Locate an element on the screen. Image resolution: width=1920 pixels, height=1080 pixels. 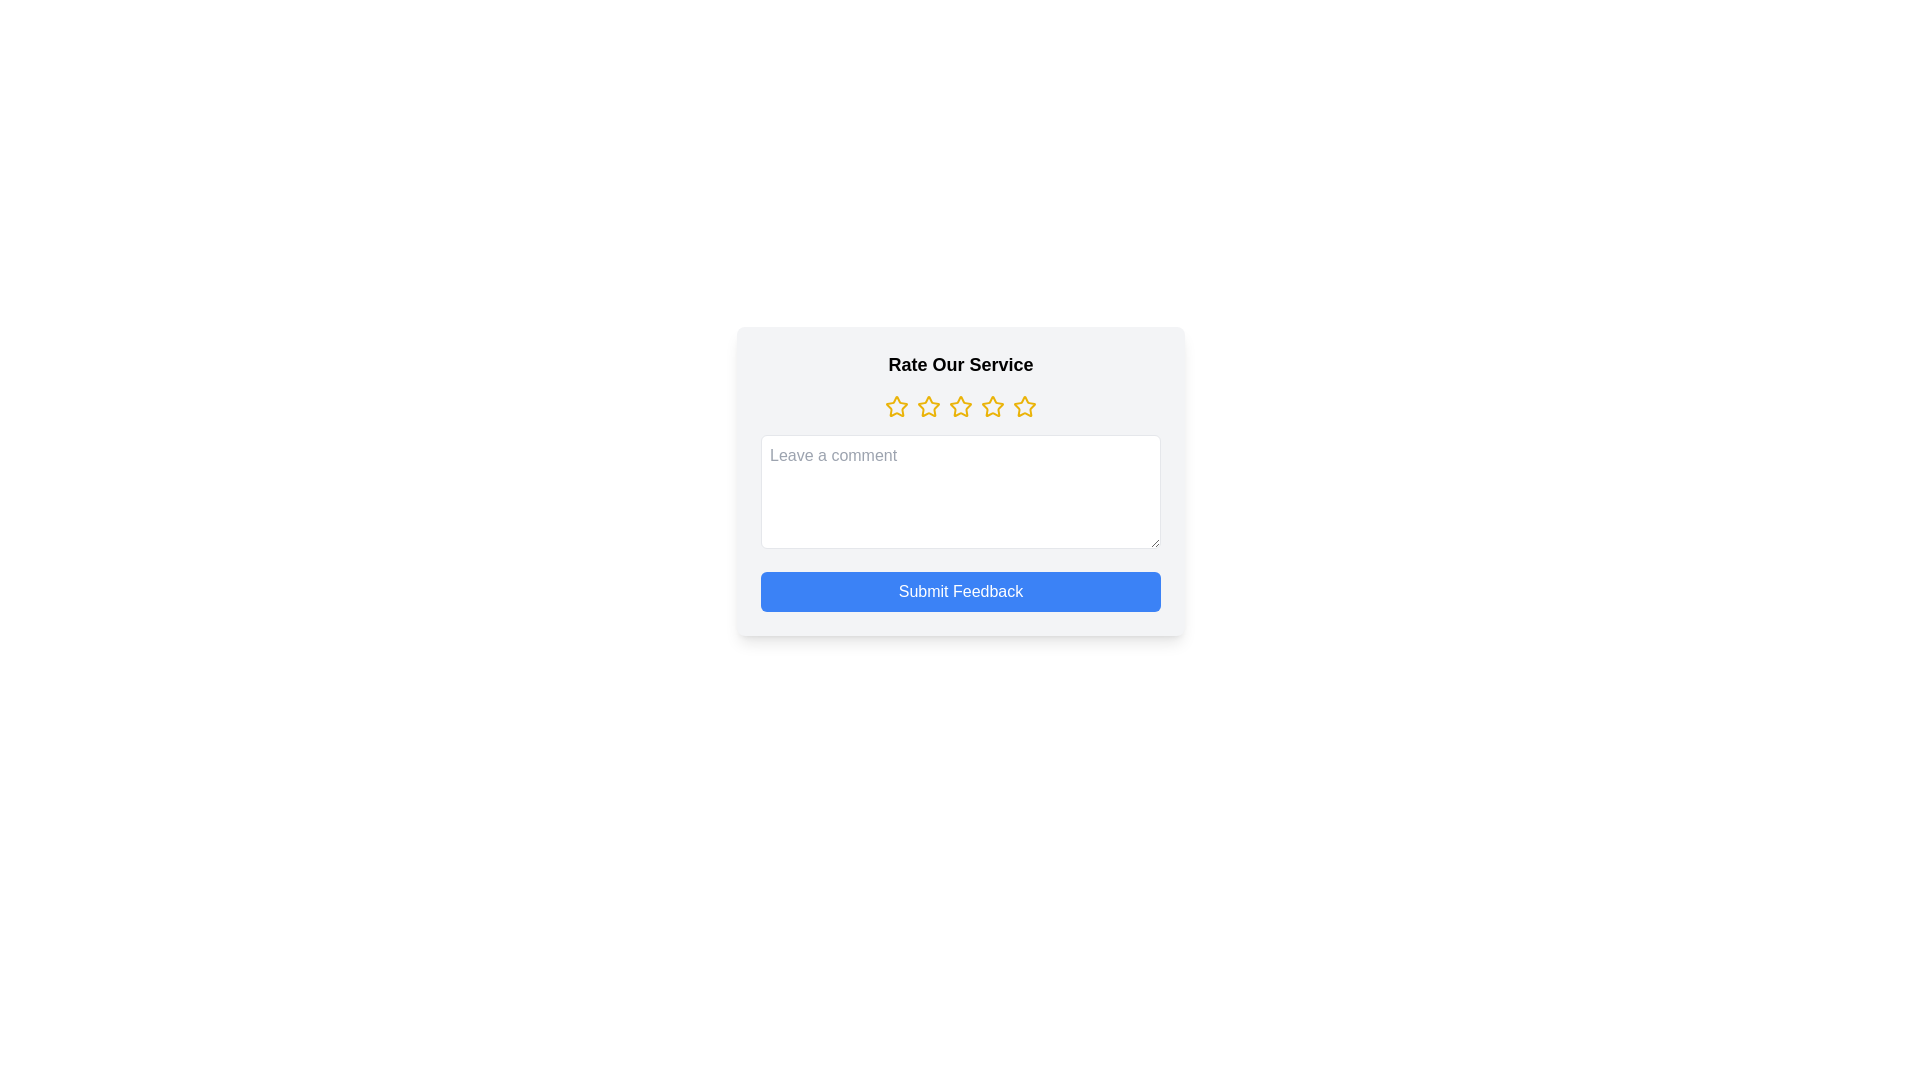
the third star icon in the row of five rating stars located below the 'Rate Our Service' text is located at coordinates (993, 405).